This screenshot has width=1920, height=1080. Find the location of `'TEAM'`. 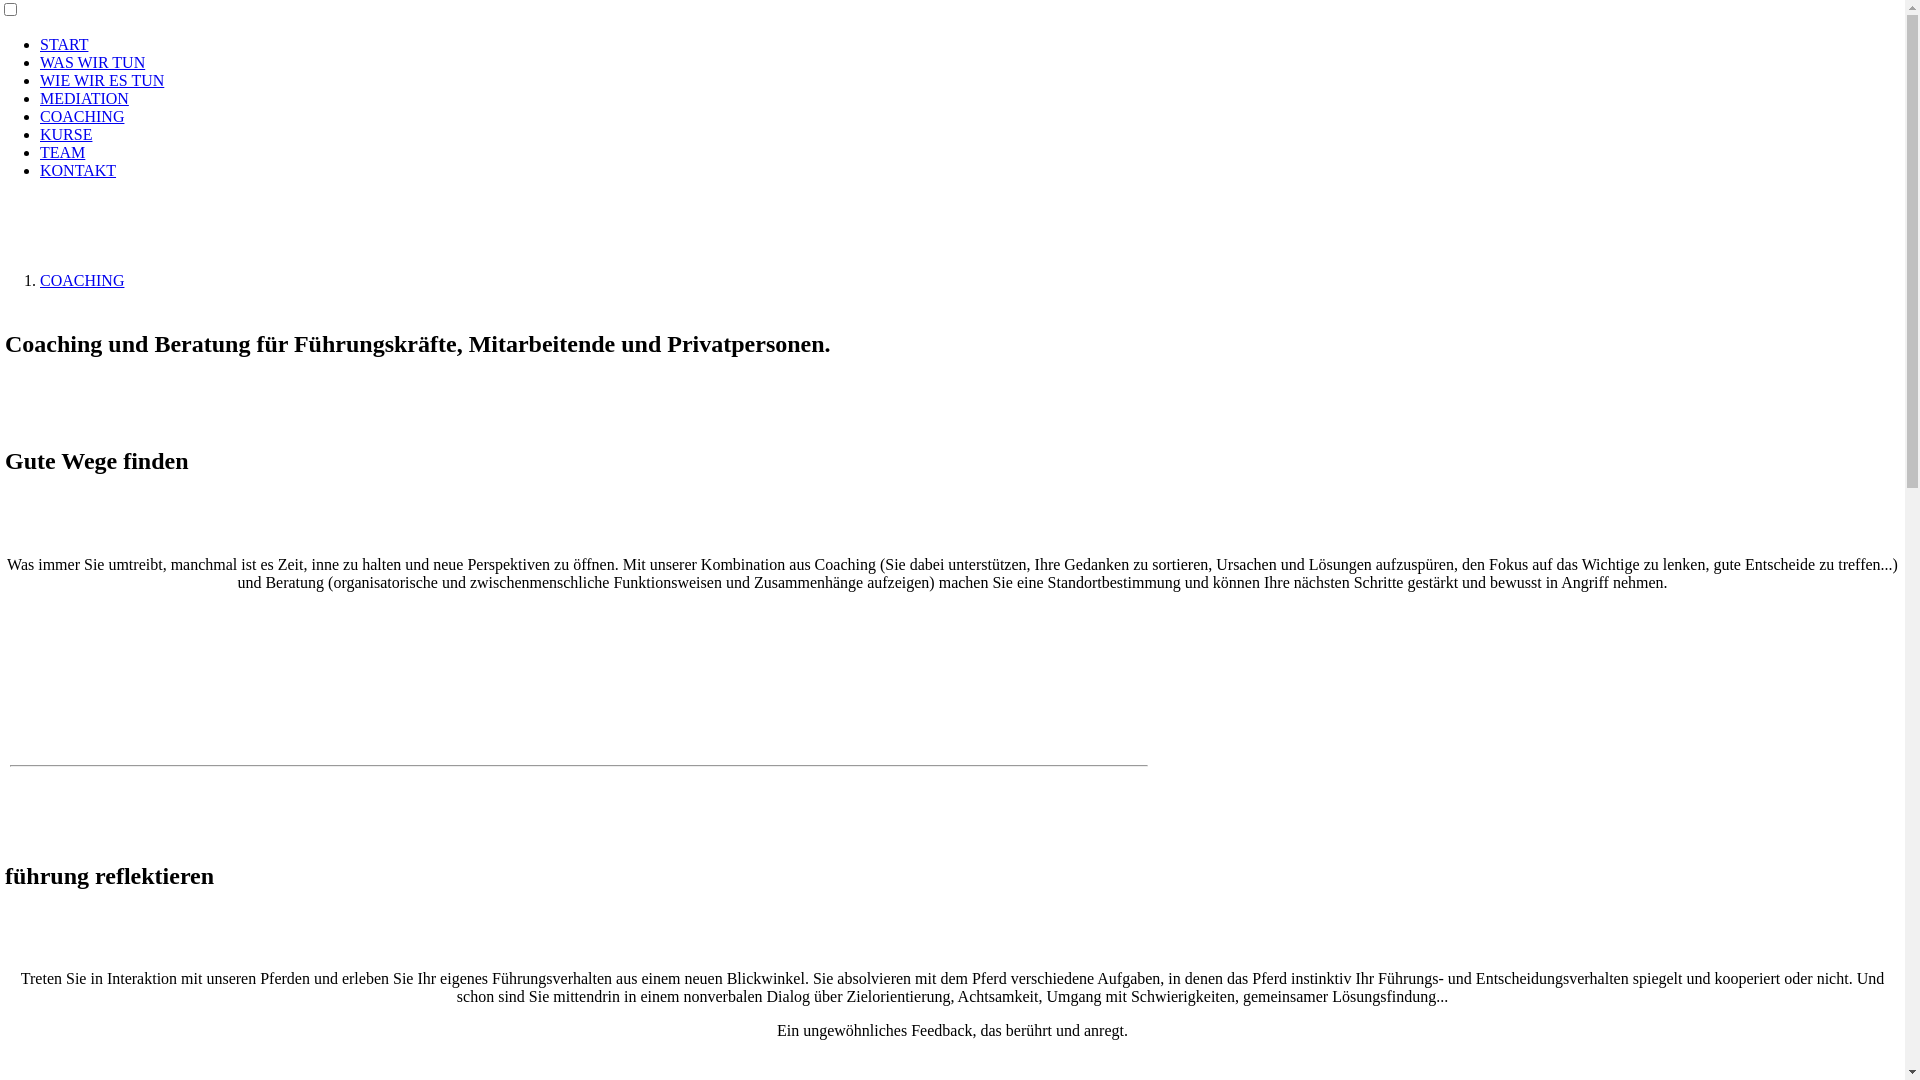

'TEAM' is located at coordinates (62, 151).